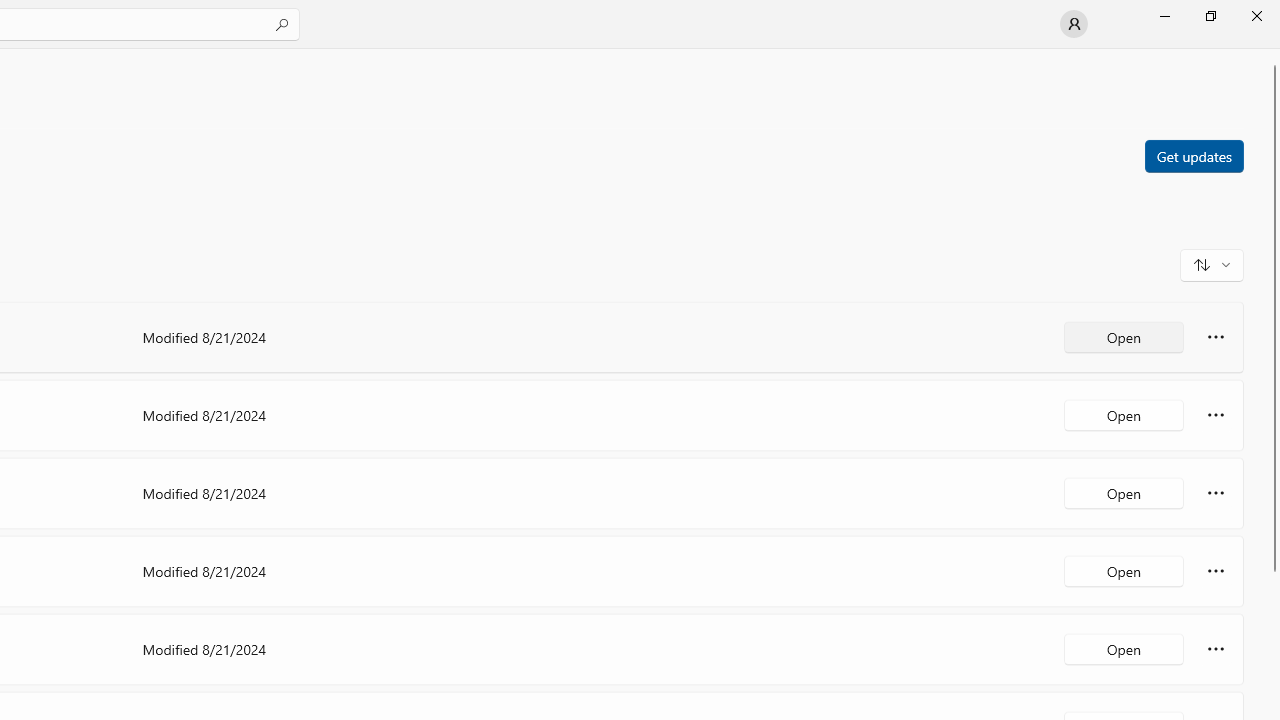 This screenshot has width=1280, height=720. Describe the element at coordinates (1209, 15) in the screenshot. I see `'Restore Microsoft Store'` at that location.